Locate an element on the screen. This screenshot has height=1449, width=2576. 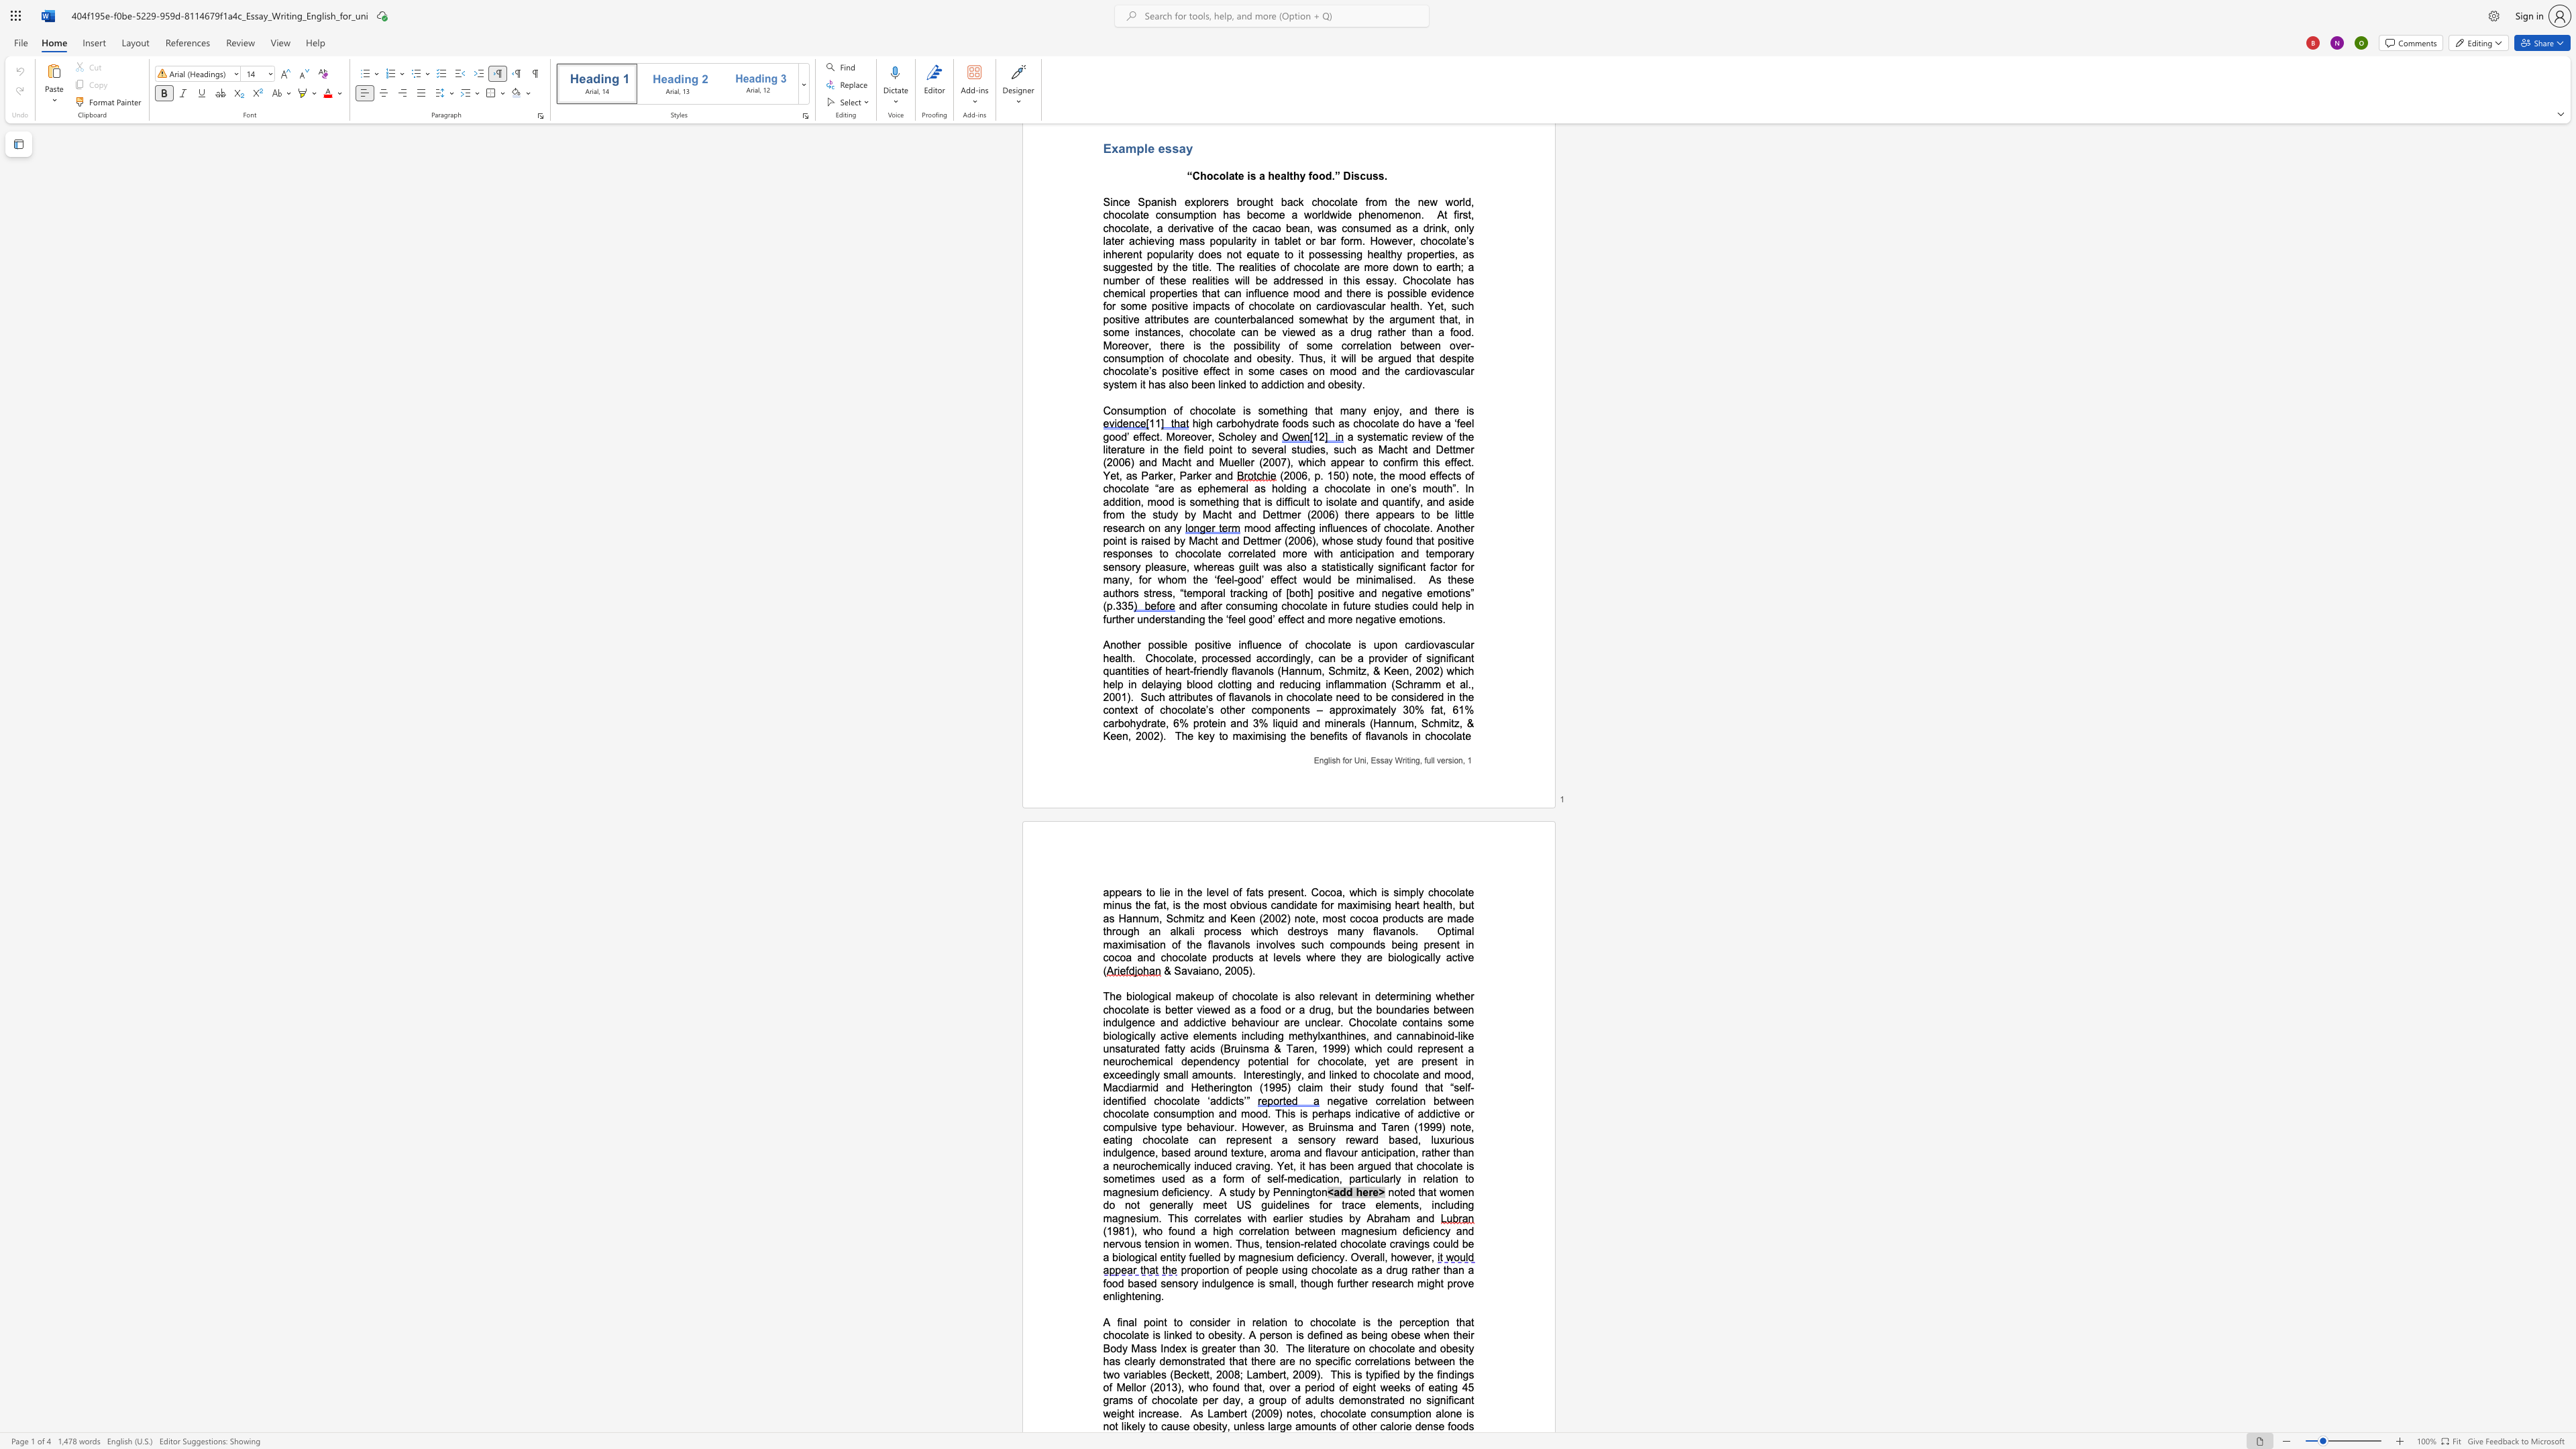
the subset text "o cause obesity, unle" within the text "As Lambert (2009) notes, chocolate consumption alone is not likely to cause obesity, unless" is located at coordinates (1150, 1426).